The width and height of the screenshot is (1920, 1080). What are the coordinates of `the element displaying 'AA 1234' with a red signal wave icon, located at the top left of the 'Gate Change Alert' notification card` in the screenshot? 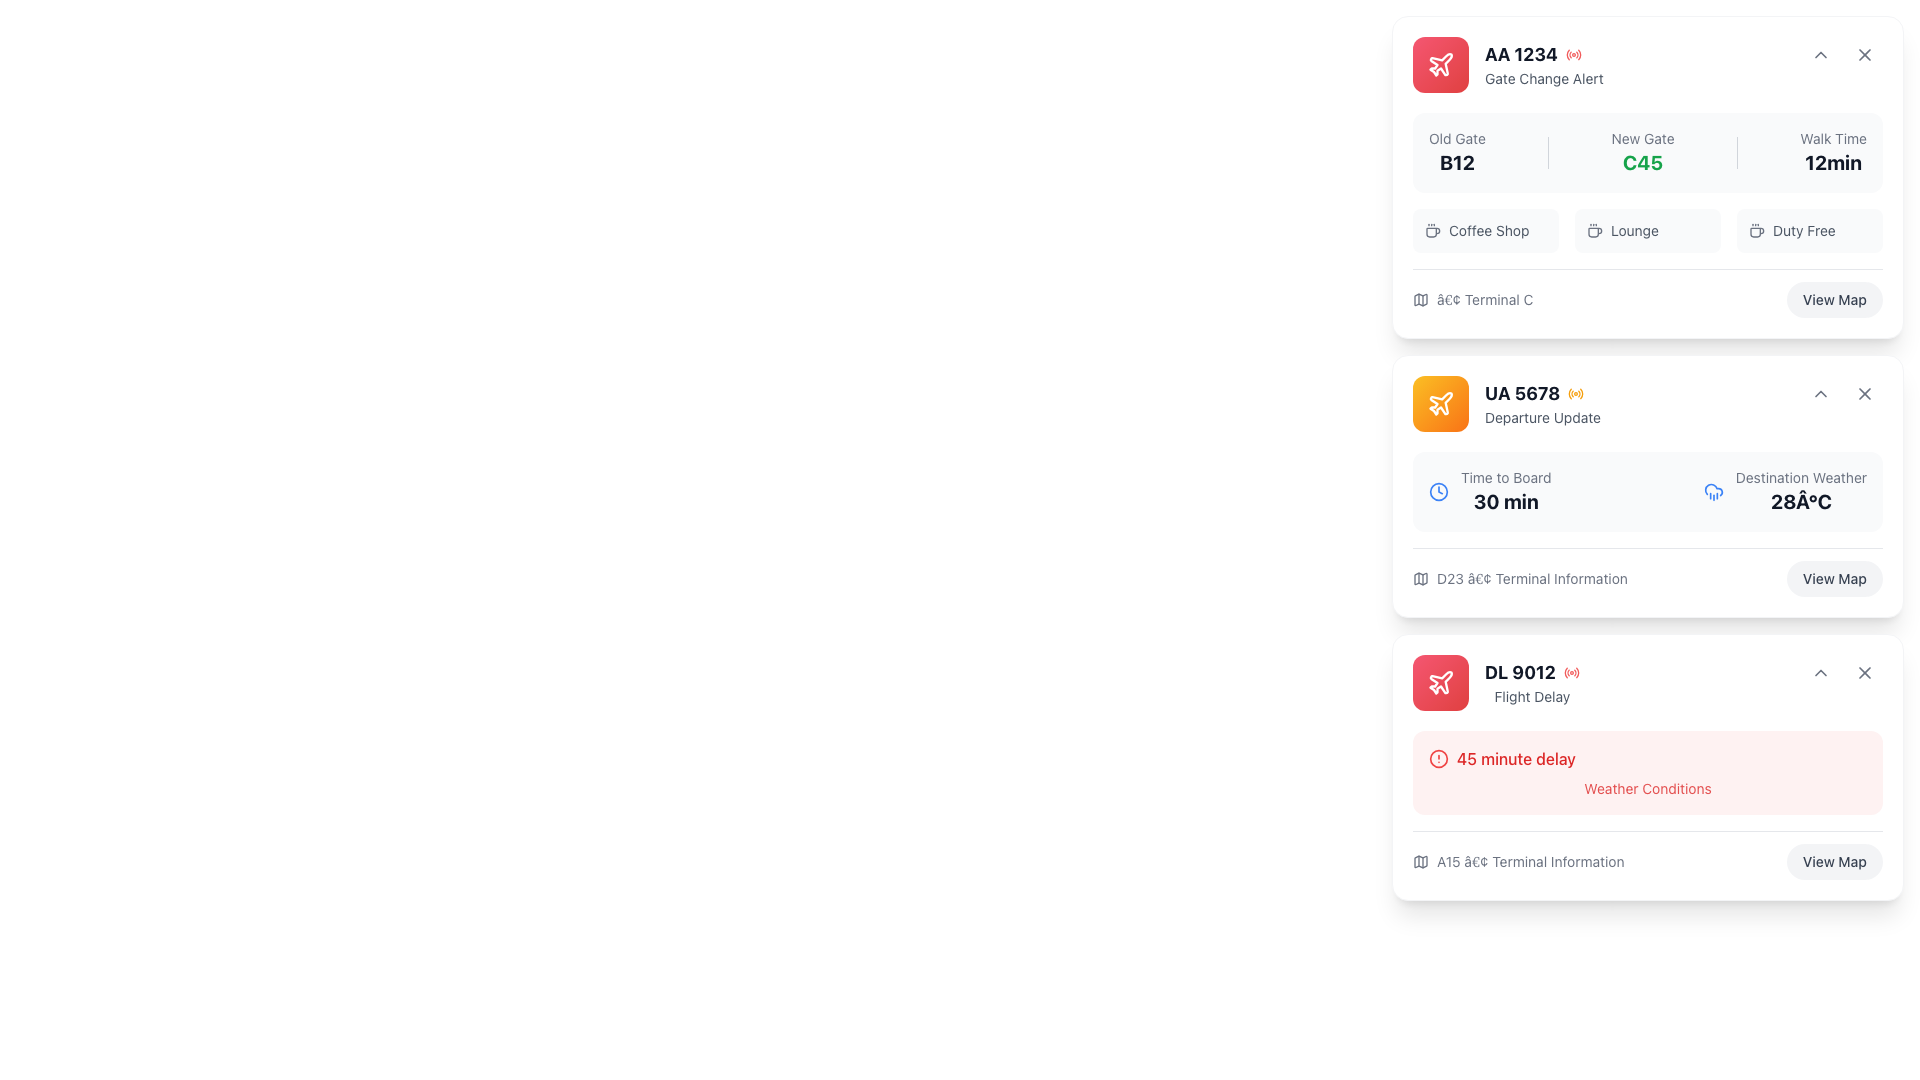 It's located at (1543, 53).